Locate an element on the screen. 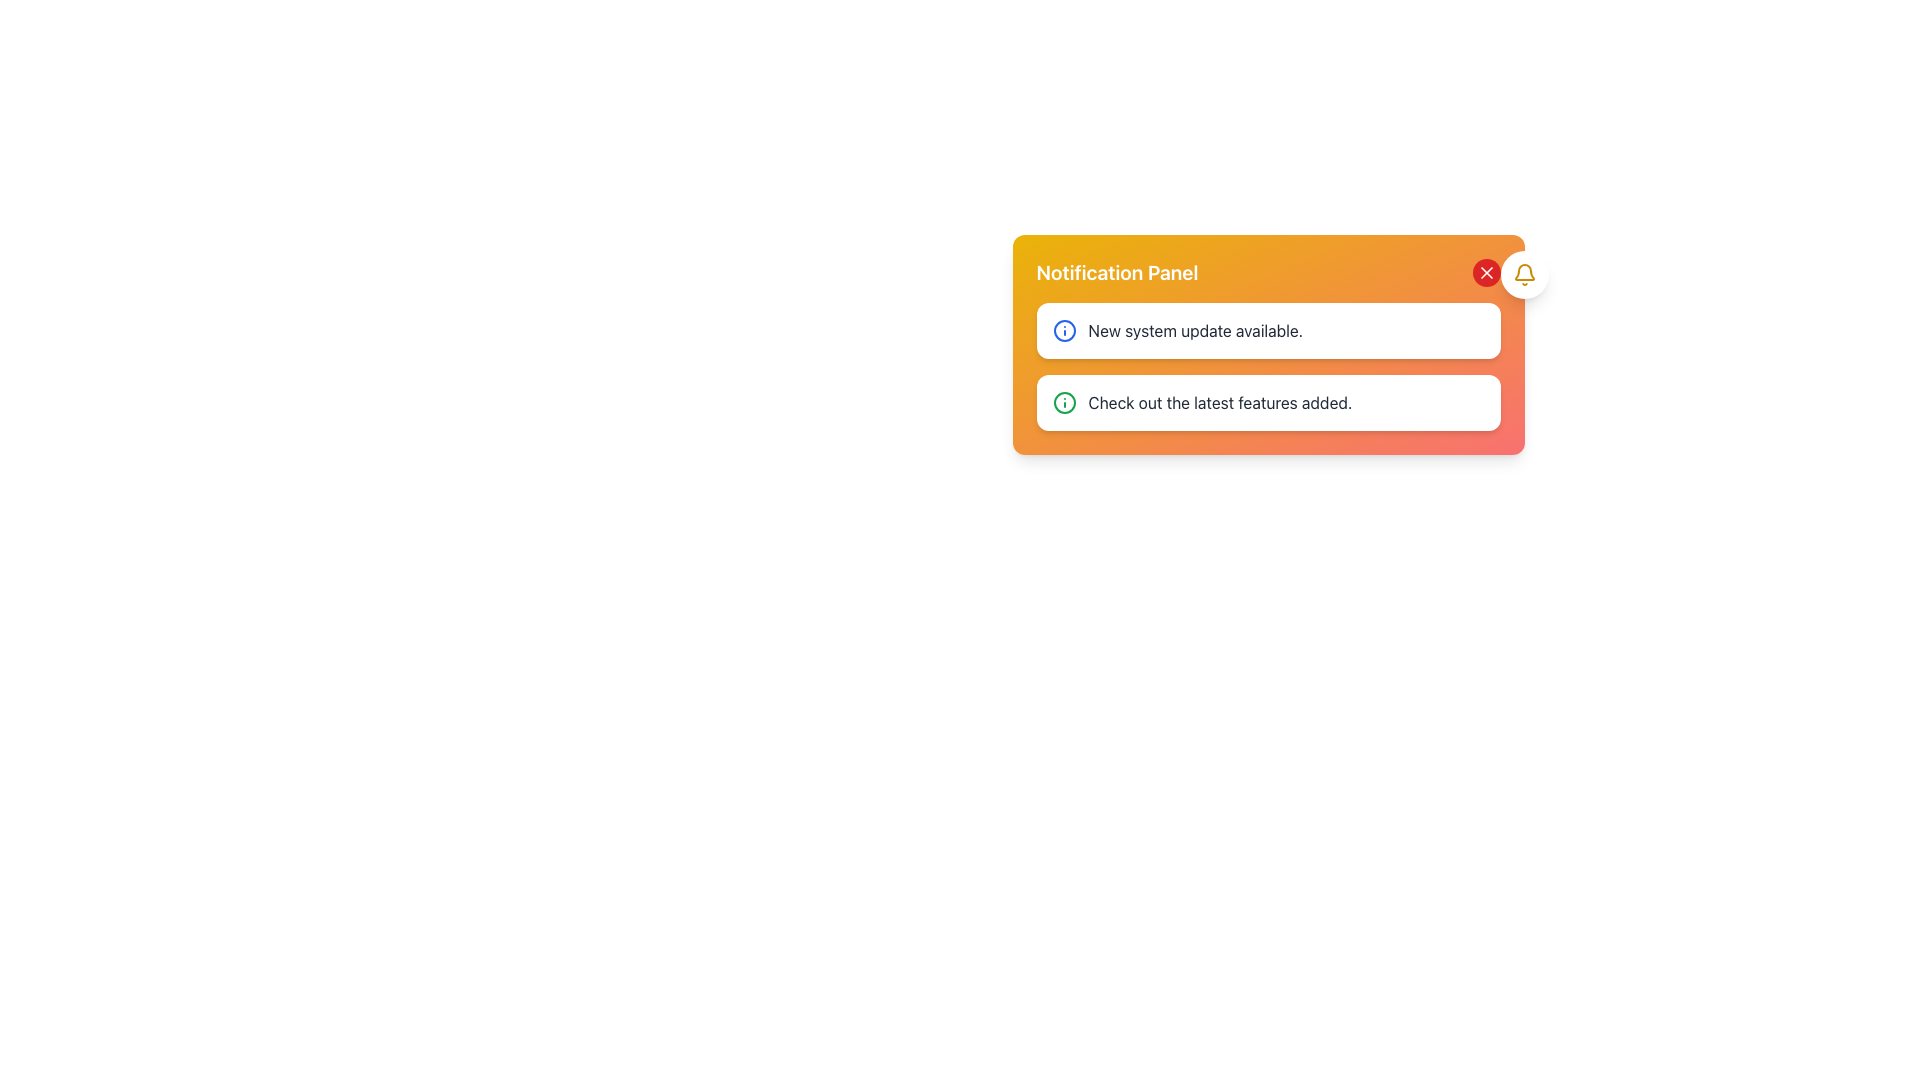  the bell icon button in the top-right corner of the notification panel is located at coordinates (1523, 274).